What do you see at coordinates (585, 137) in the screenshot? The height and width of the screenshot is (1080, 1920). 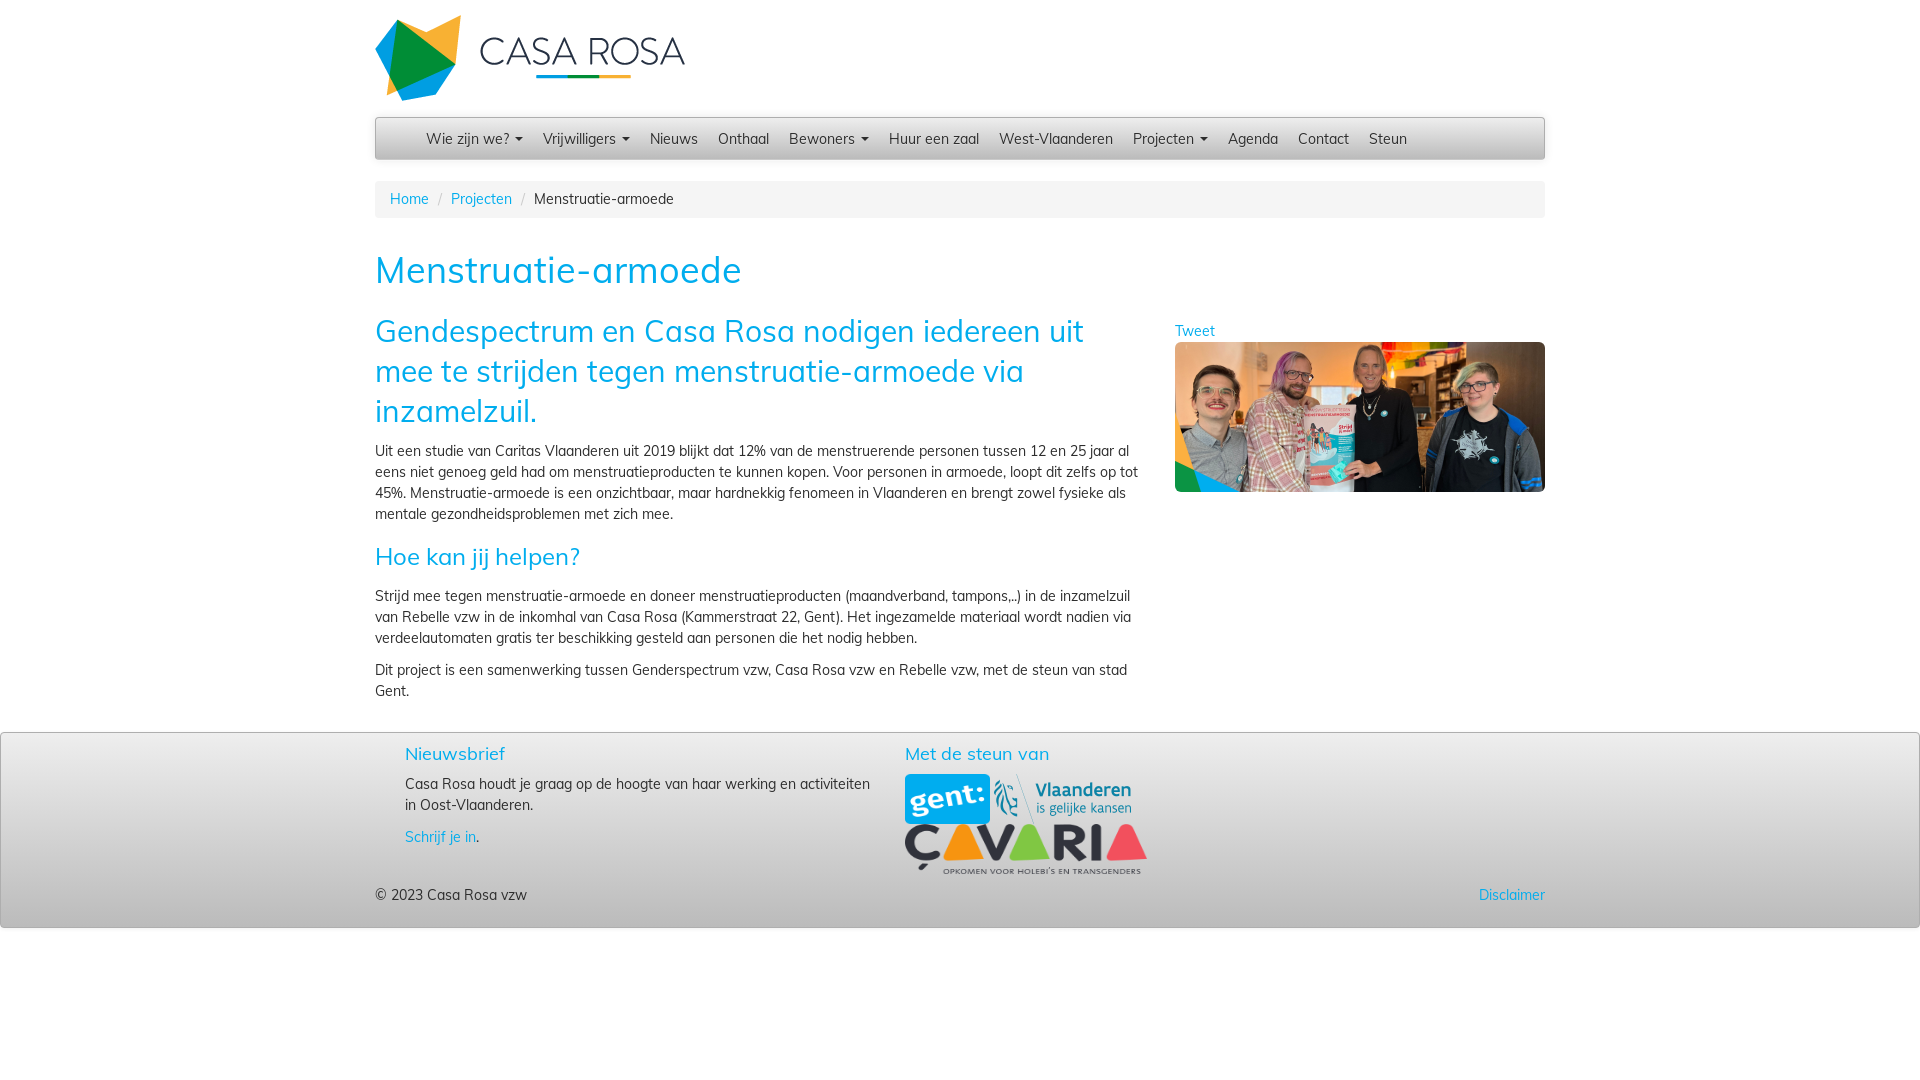 I see `'Vrijwilligers'` at bounding box center [585, 137].